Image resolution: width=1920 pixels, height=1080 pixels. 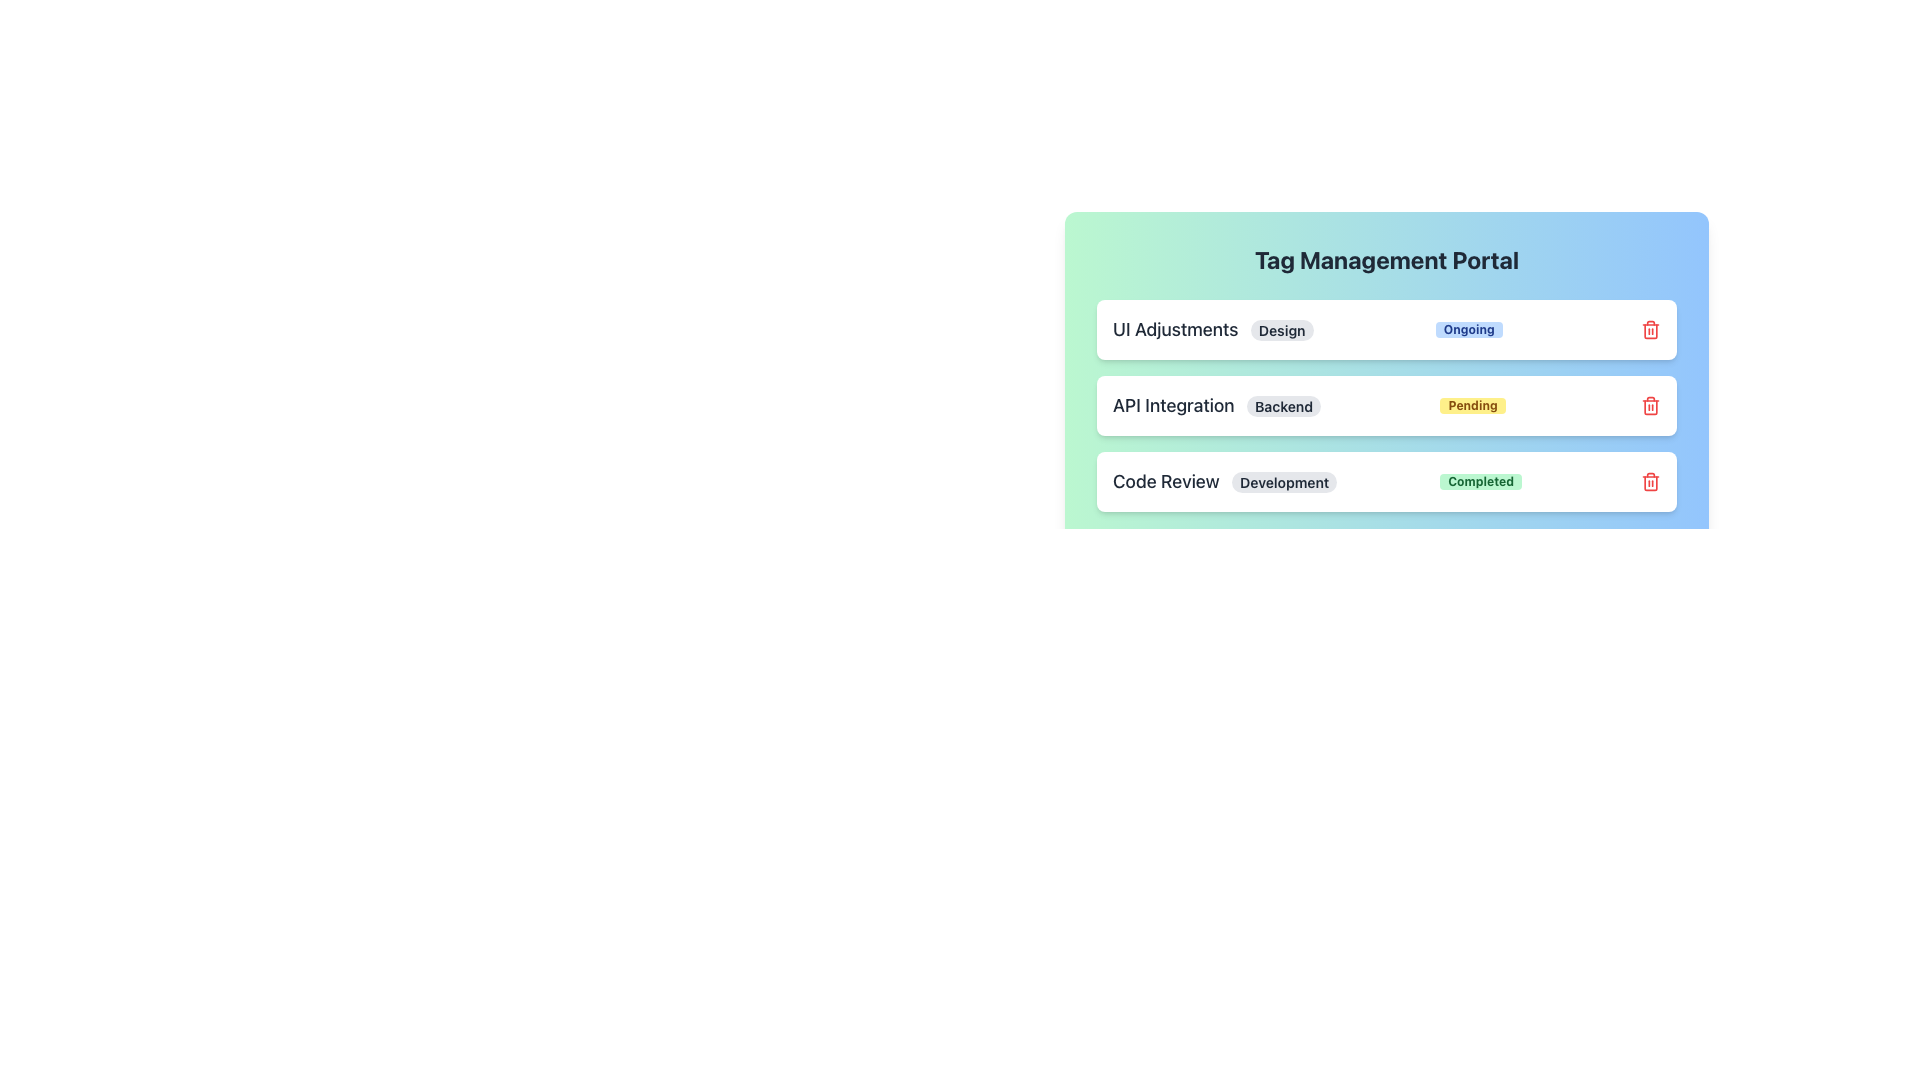 What do you see at coordinates (1282, 329) in the screenshot?
I see `the 'Design' tag located within the 'UI Adjustments' card in the 'Tag Management Portal' interface, positioned to the right of the 'UI Adjustments' text` at bounding box center [1282, 329].